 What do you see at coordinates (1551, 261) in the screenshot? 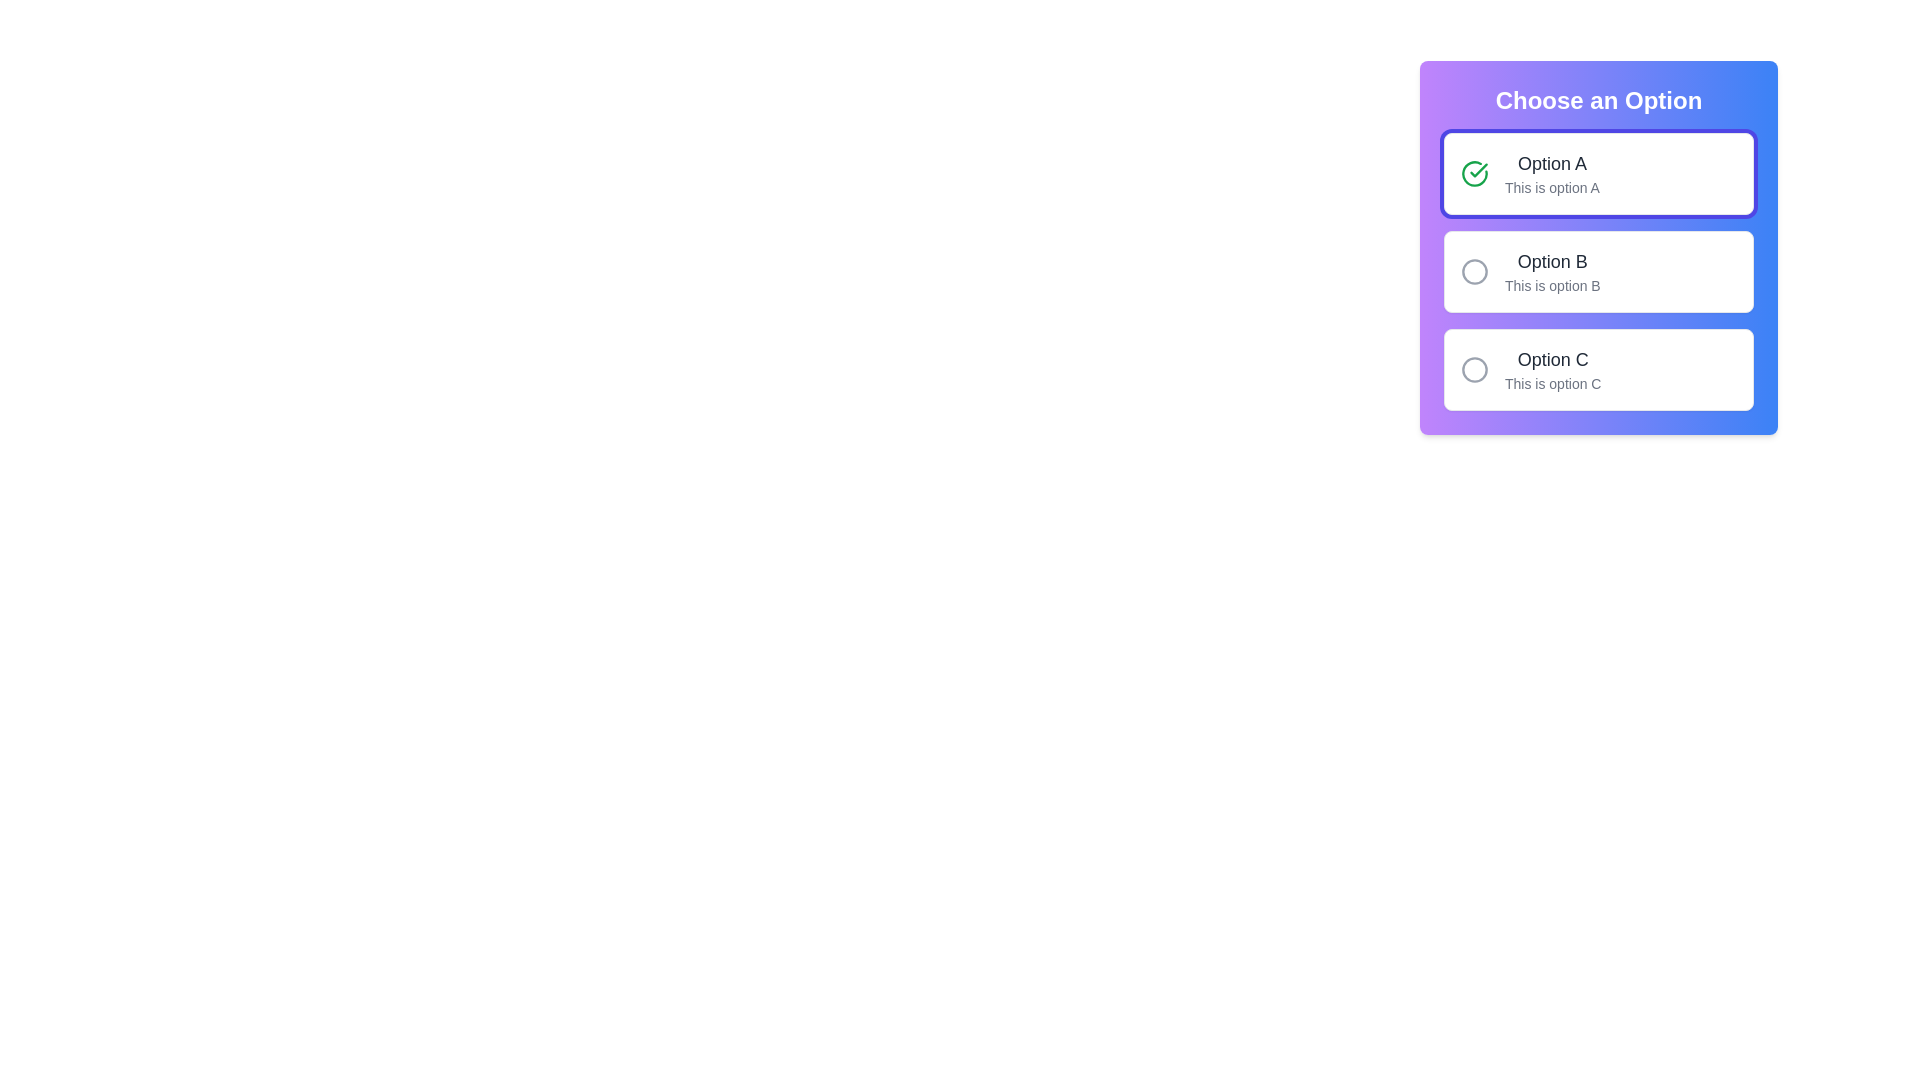
I see `the Text Label that provides the title for Option B, which is located directly below 'Option A' and above 'This is option B' in the selectable options list` at bounding box center [1551, 261].